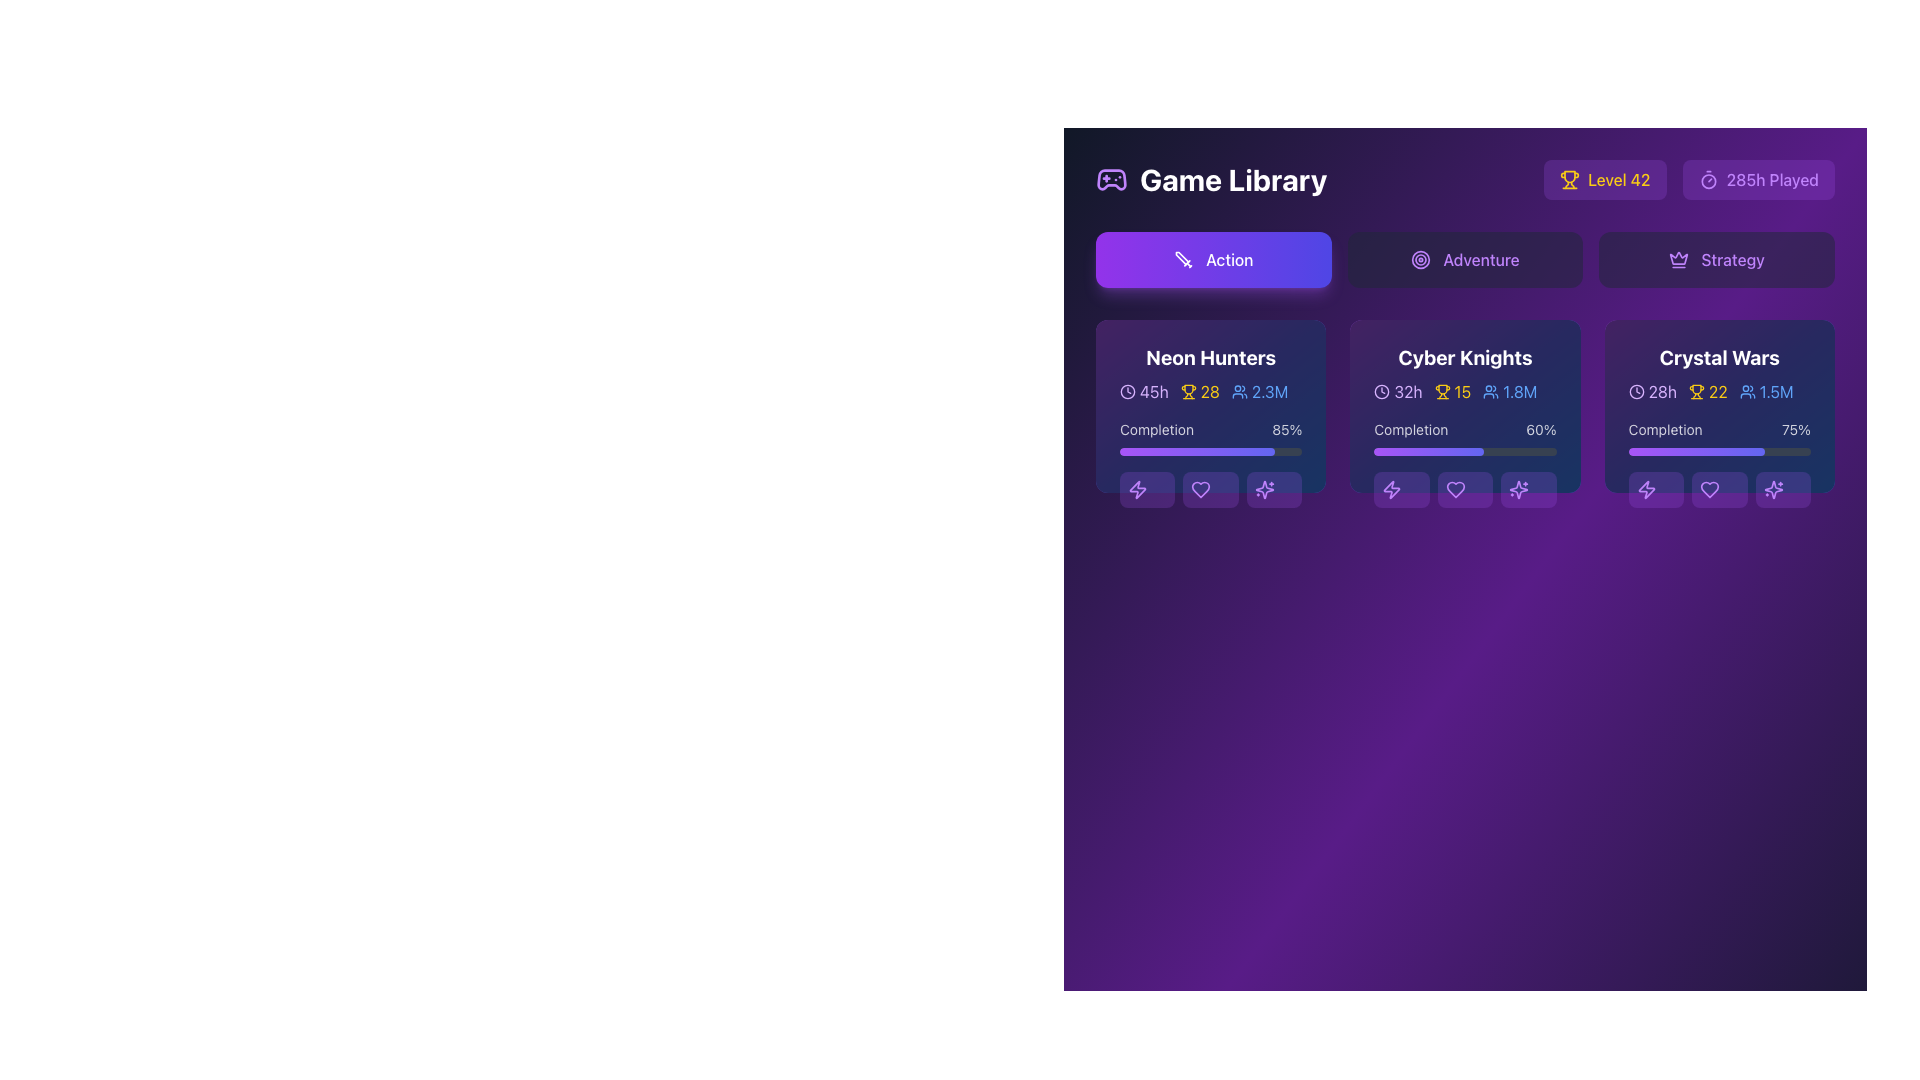  I want to click on the static text element displaying the number '28' in yellow color, located within the 'Neon Hunters' card in the 'Game Library' section, adjacent to a trophy icon, so click(1209, 392).